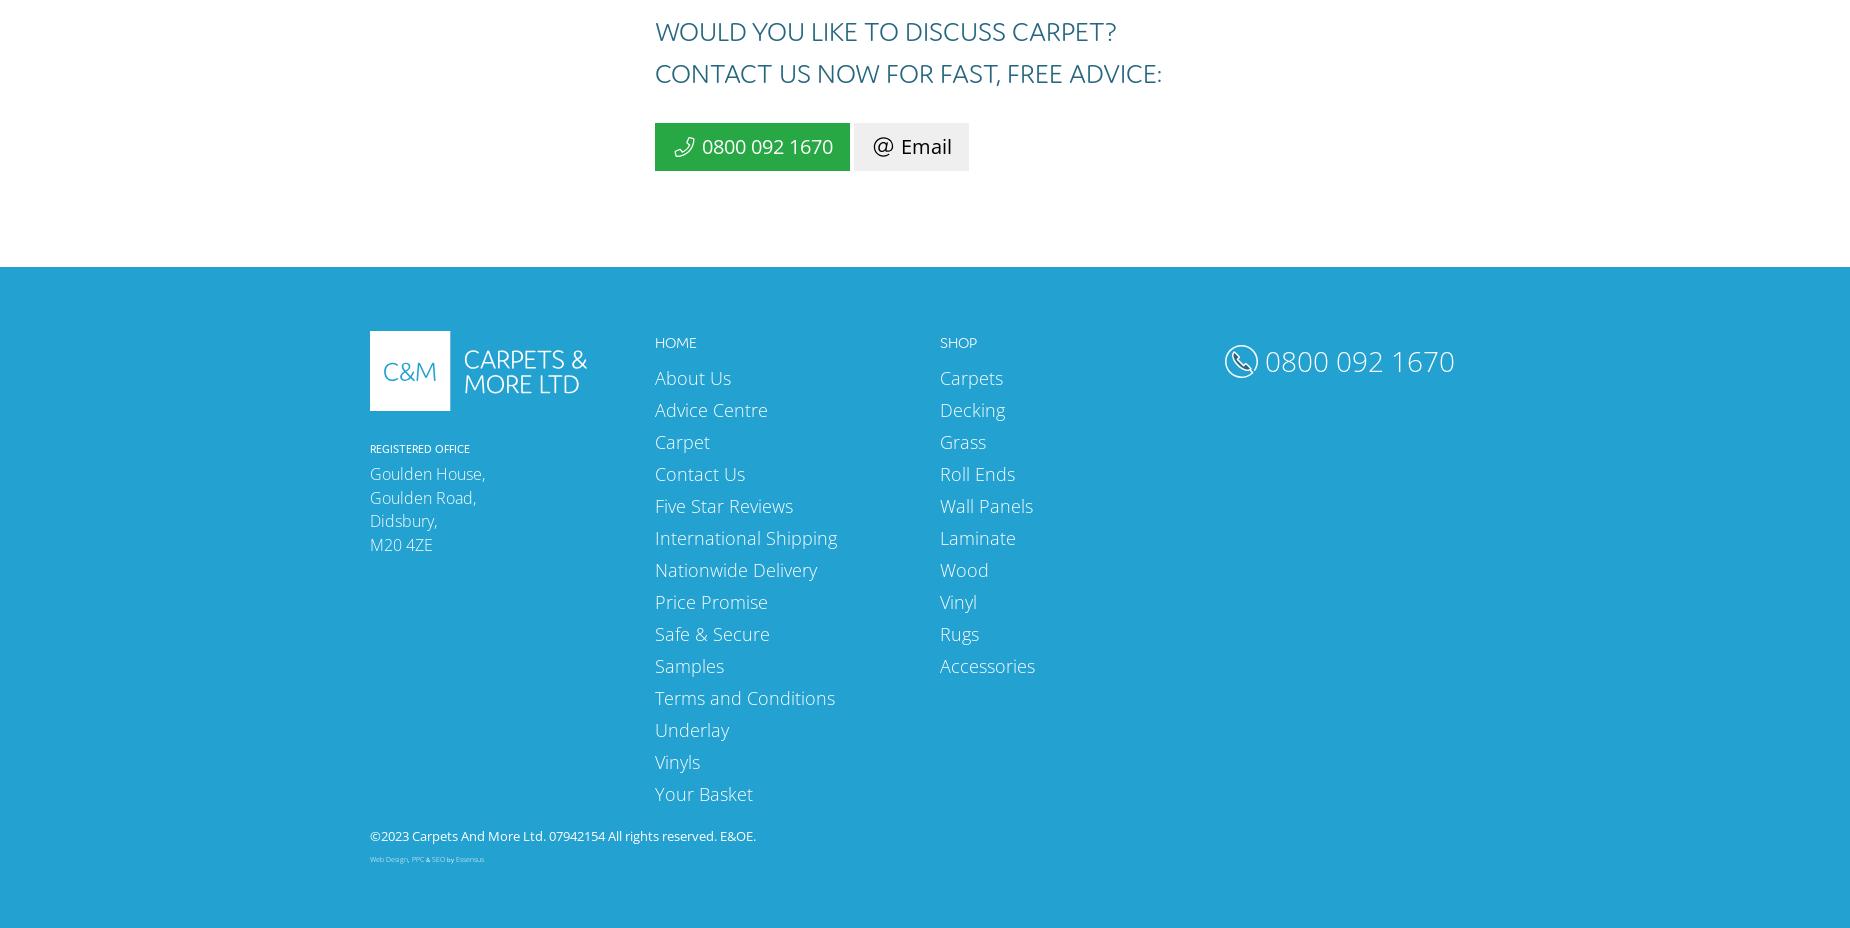  What do you see at coordinates (562, 835) in the screenshot?
I see `'©2023 Carpets And More Ltd. 07942154 All rights reserved. E&OE.'` at bounding box center [562, 835].